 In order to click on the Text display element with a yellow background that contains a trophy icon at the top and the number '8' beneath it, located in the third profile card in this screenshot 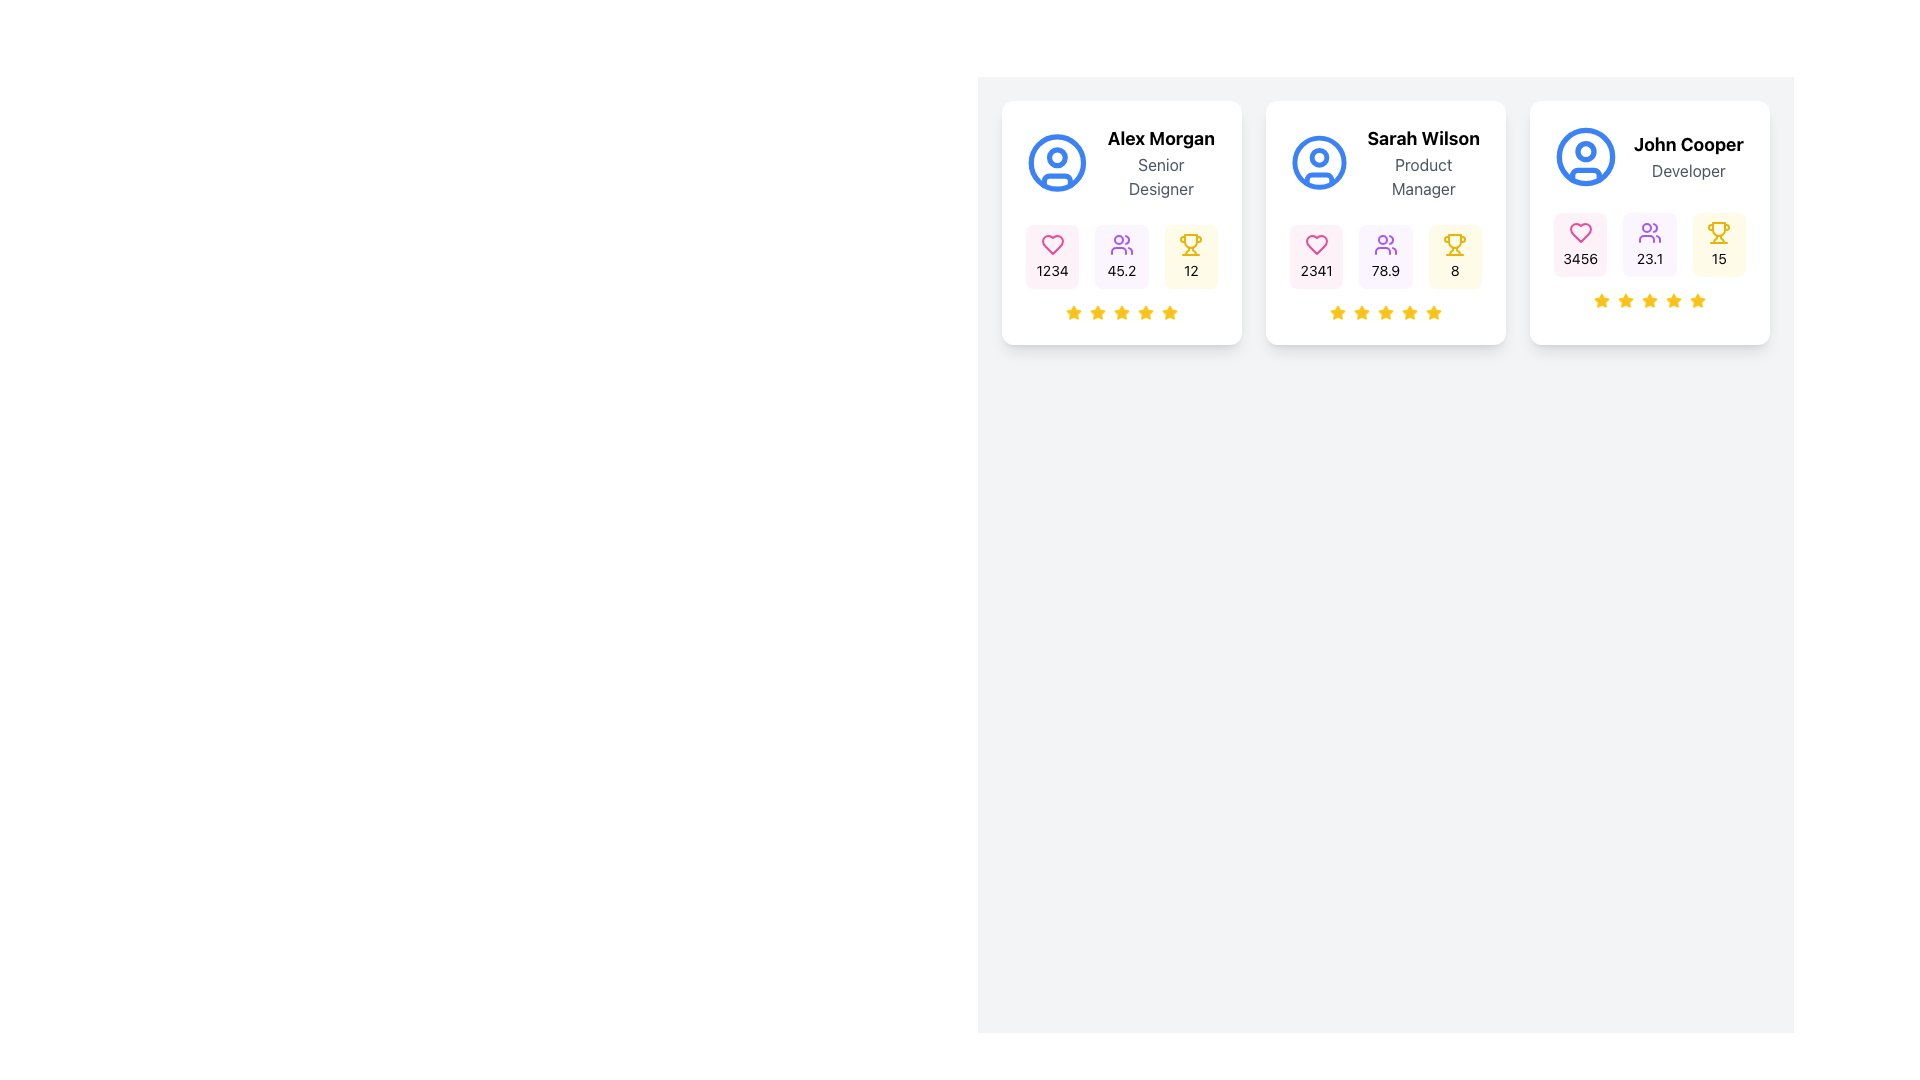, I will do `click(1455, 270)`.